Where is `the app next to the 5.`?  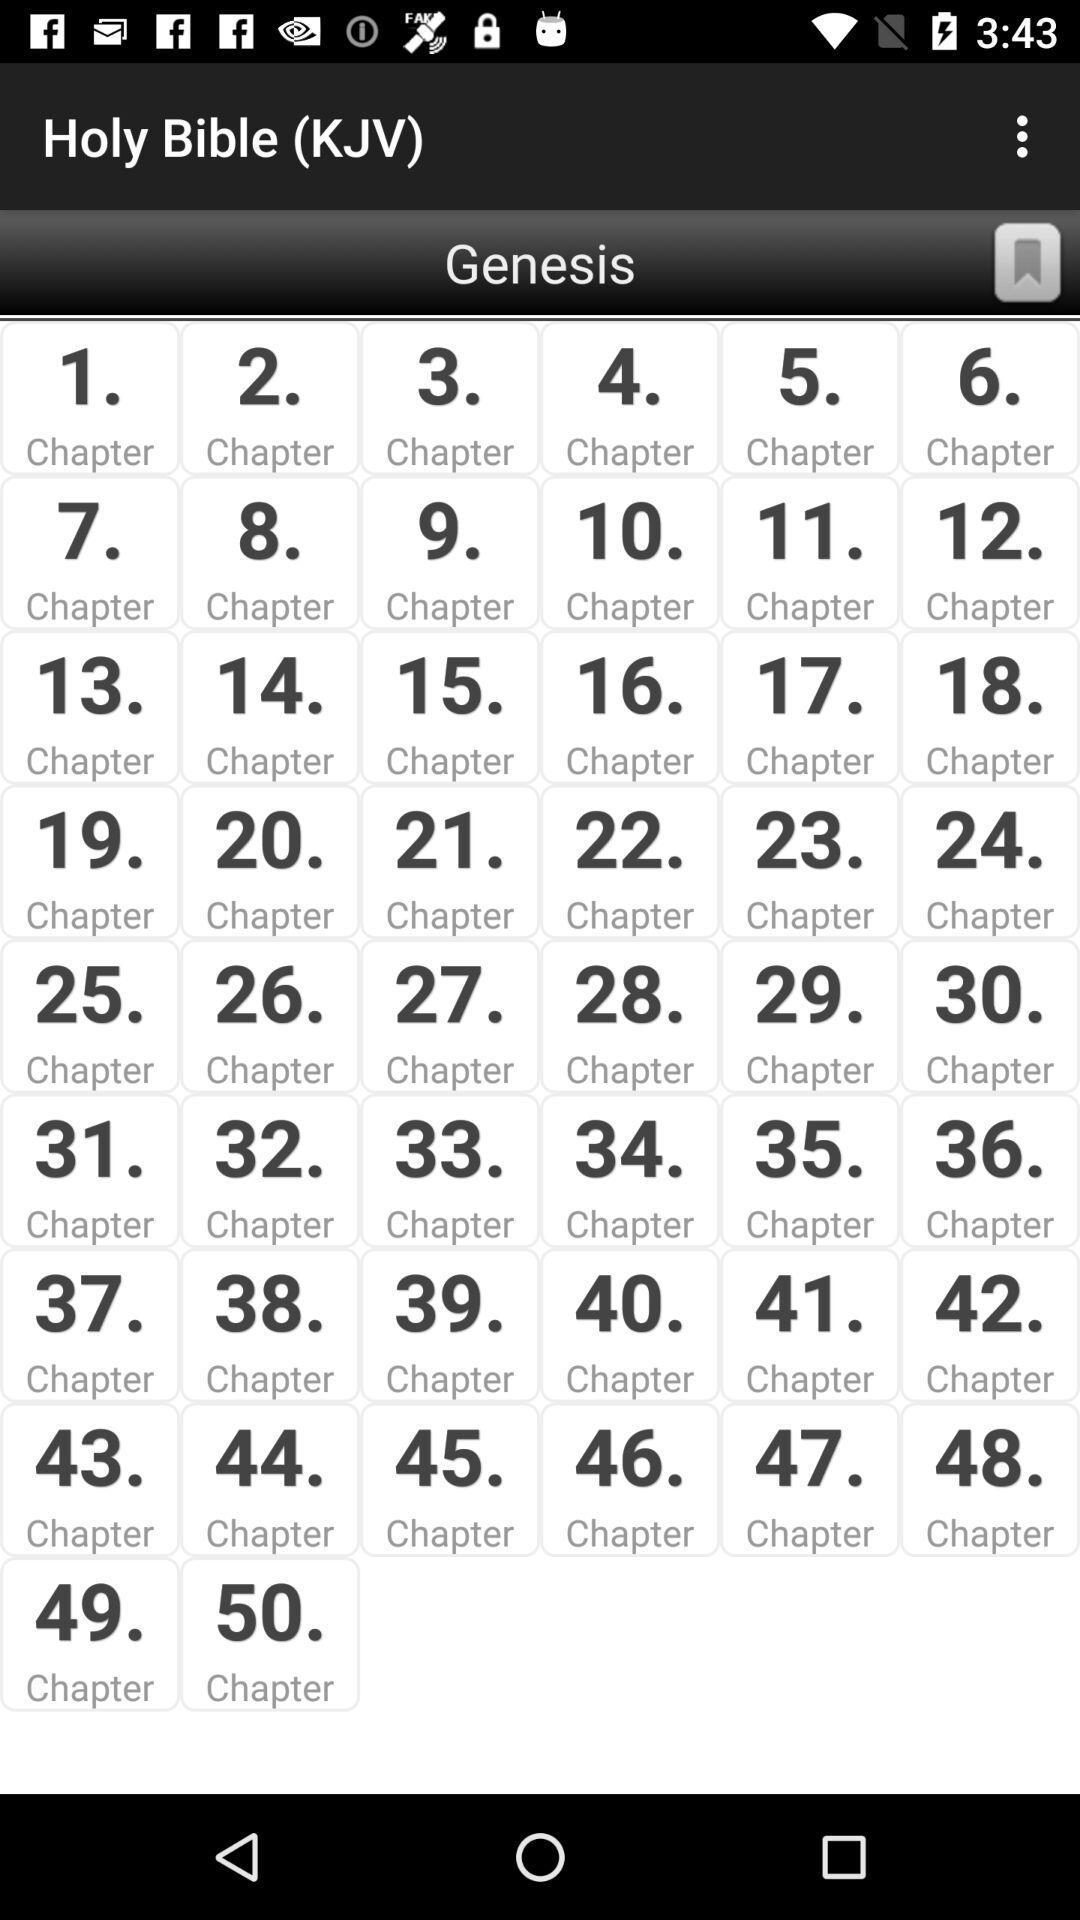 the app next to the 5. is located at coordinates (1027, 261).